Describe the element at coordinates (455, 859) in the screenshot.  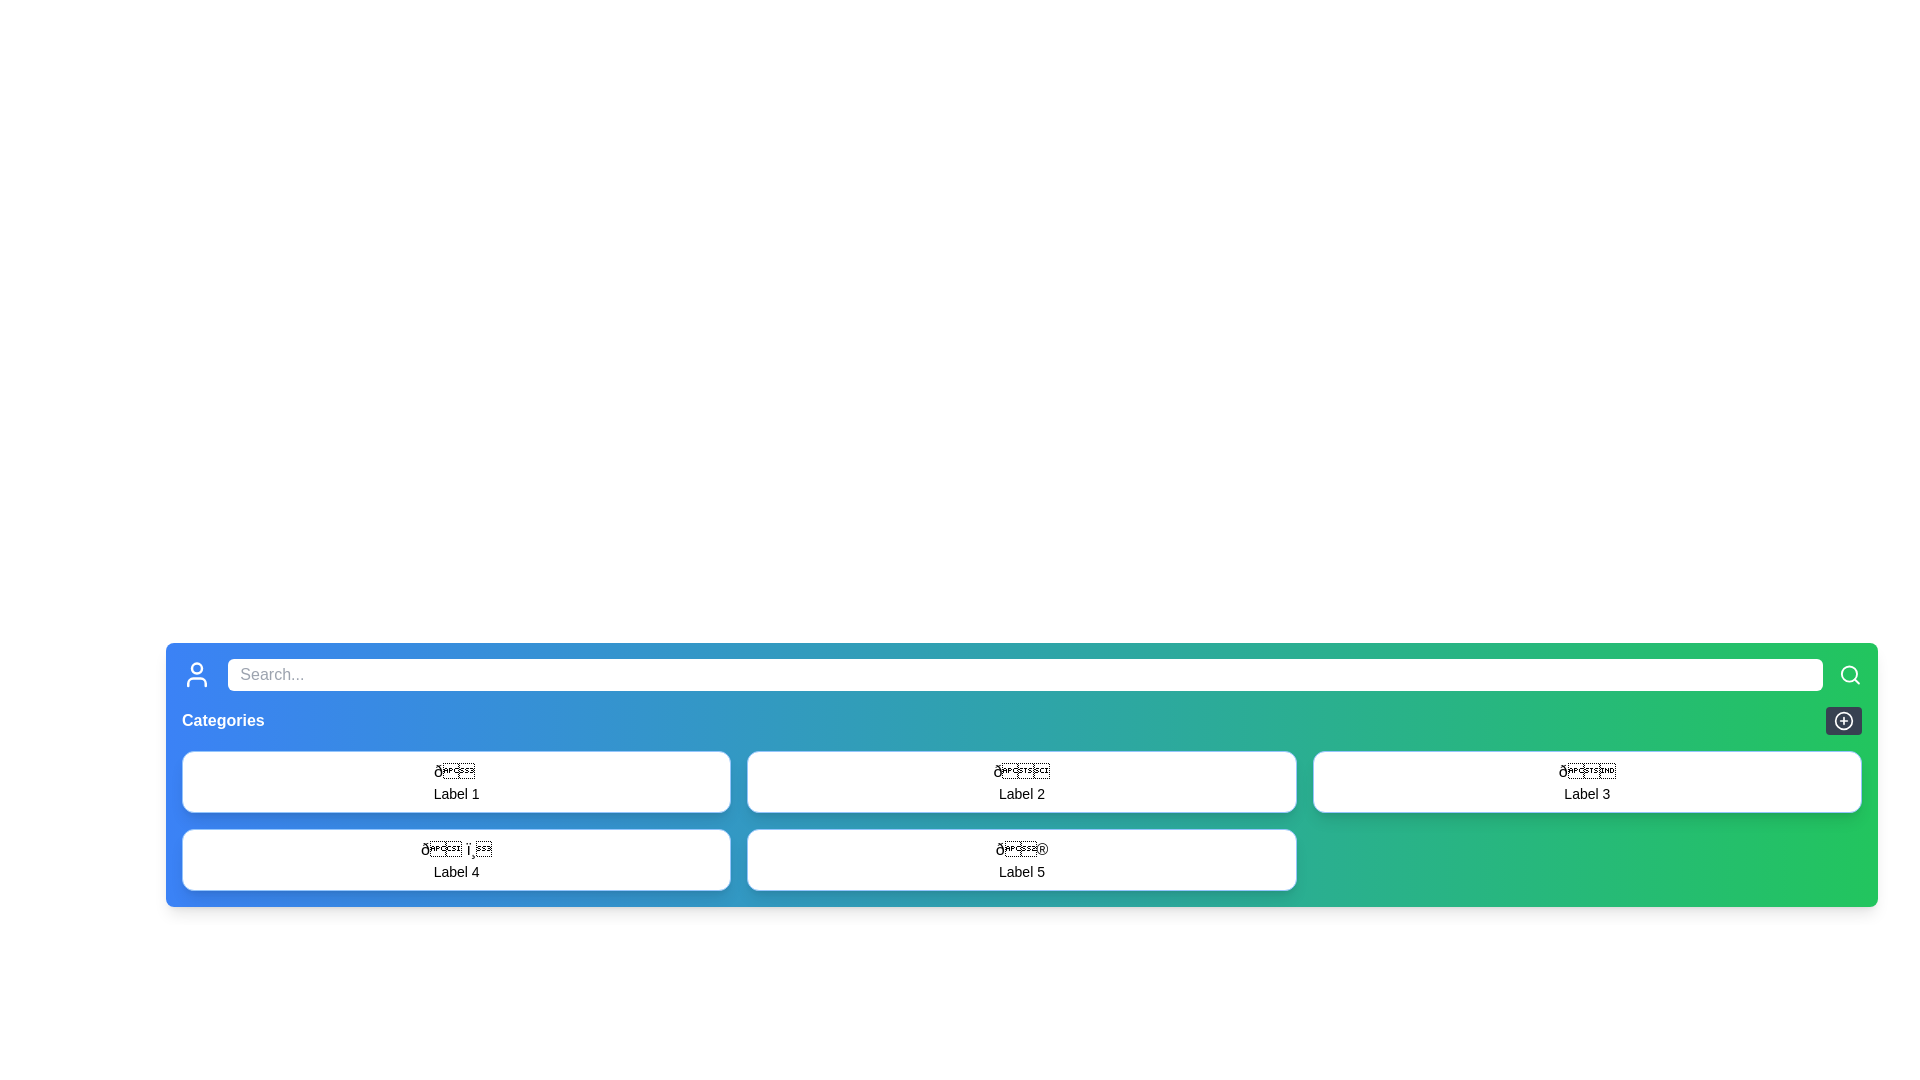
I see `the button labeled 'Label 4', which is a rectangular button with a white background and rounded corners, located in the second row and first column of a grid layout` at that location.